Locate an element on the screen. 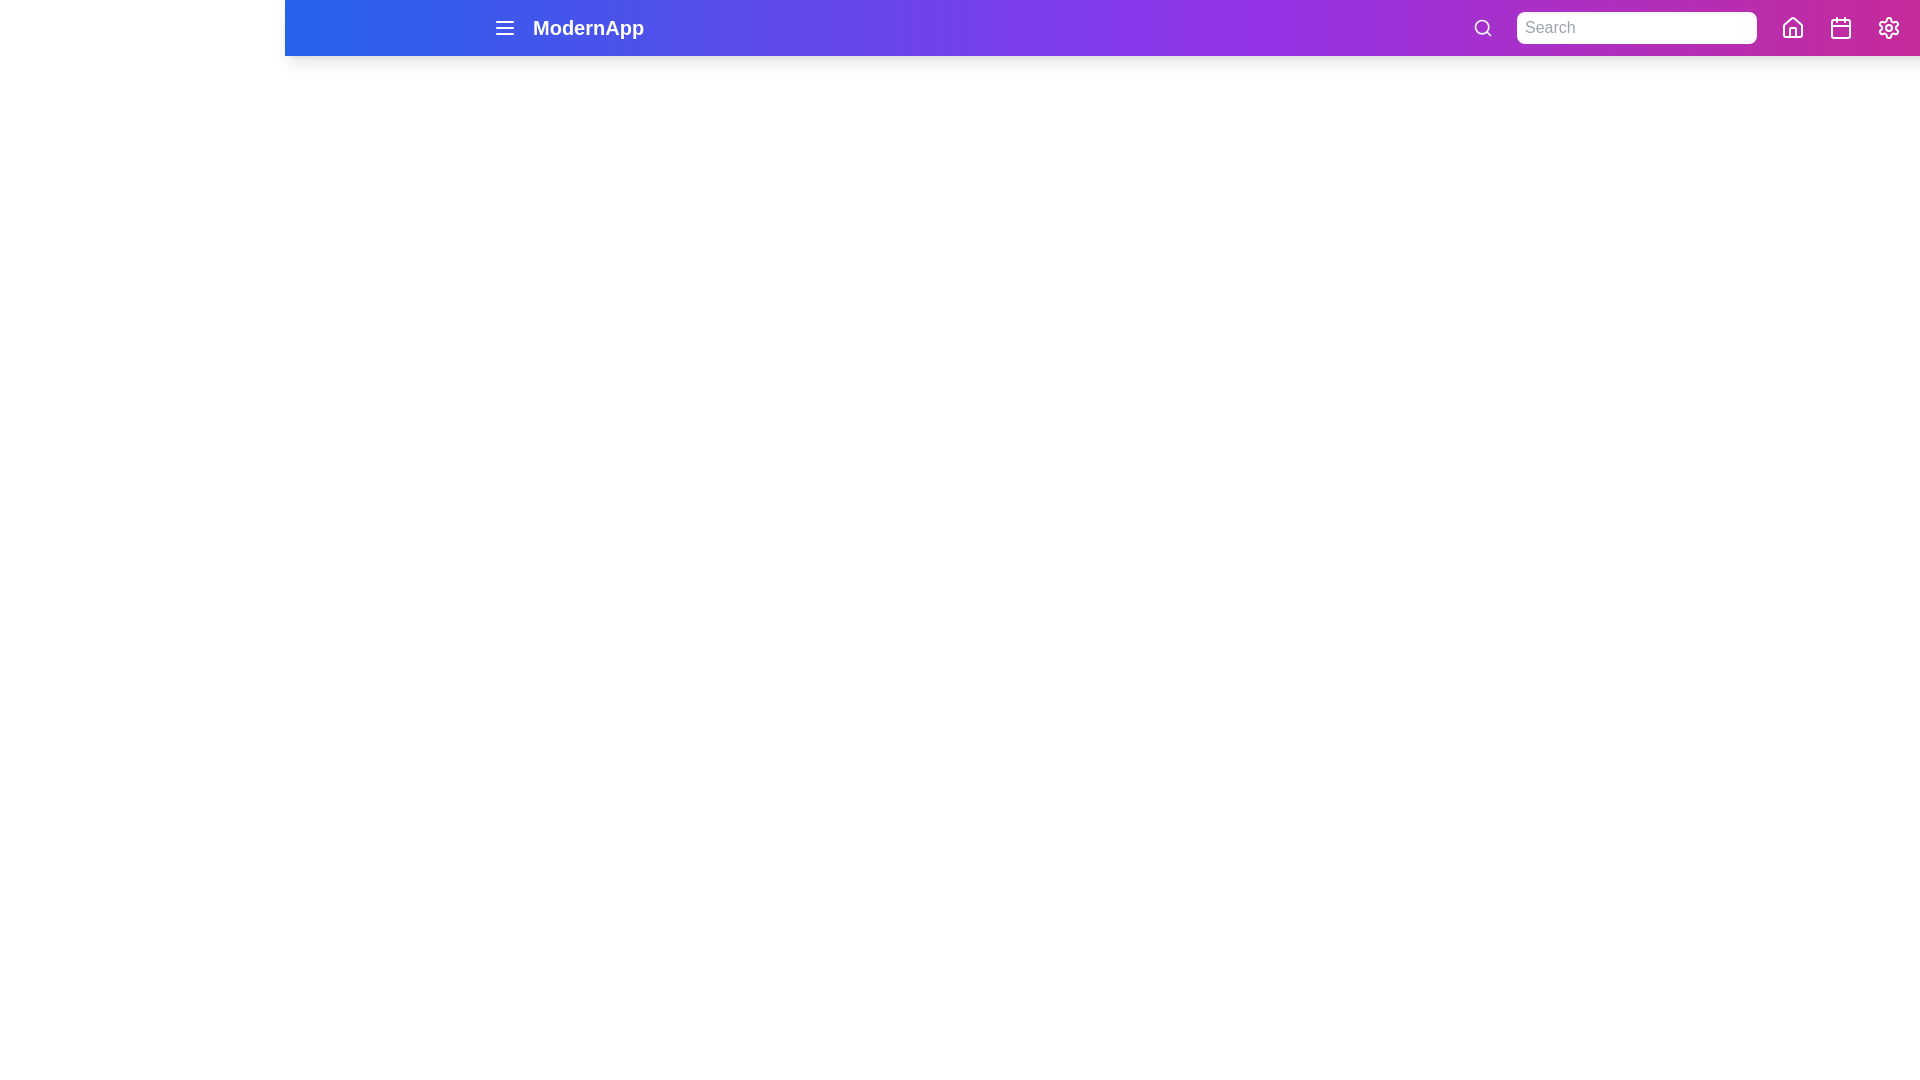  the home icon located within the header bar, the second icon from the right is located at coordinates (1793, 27).